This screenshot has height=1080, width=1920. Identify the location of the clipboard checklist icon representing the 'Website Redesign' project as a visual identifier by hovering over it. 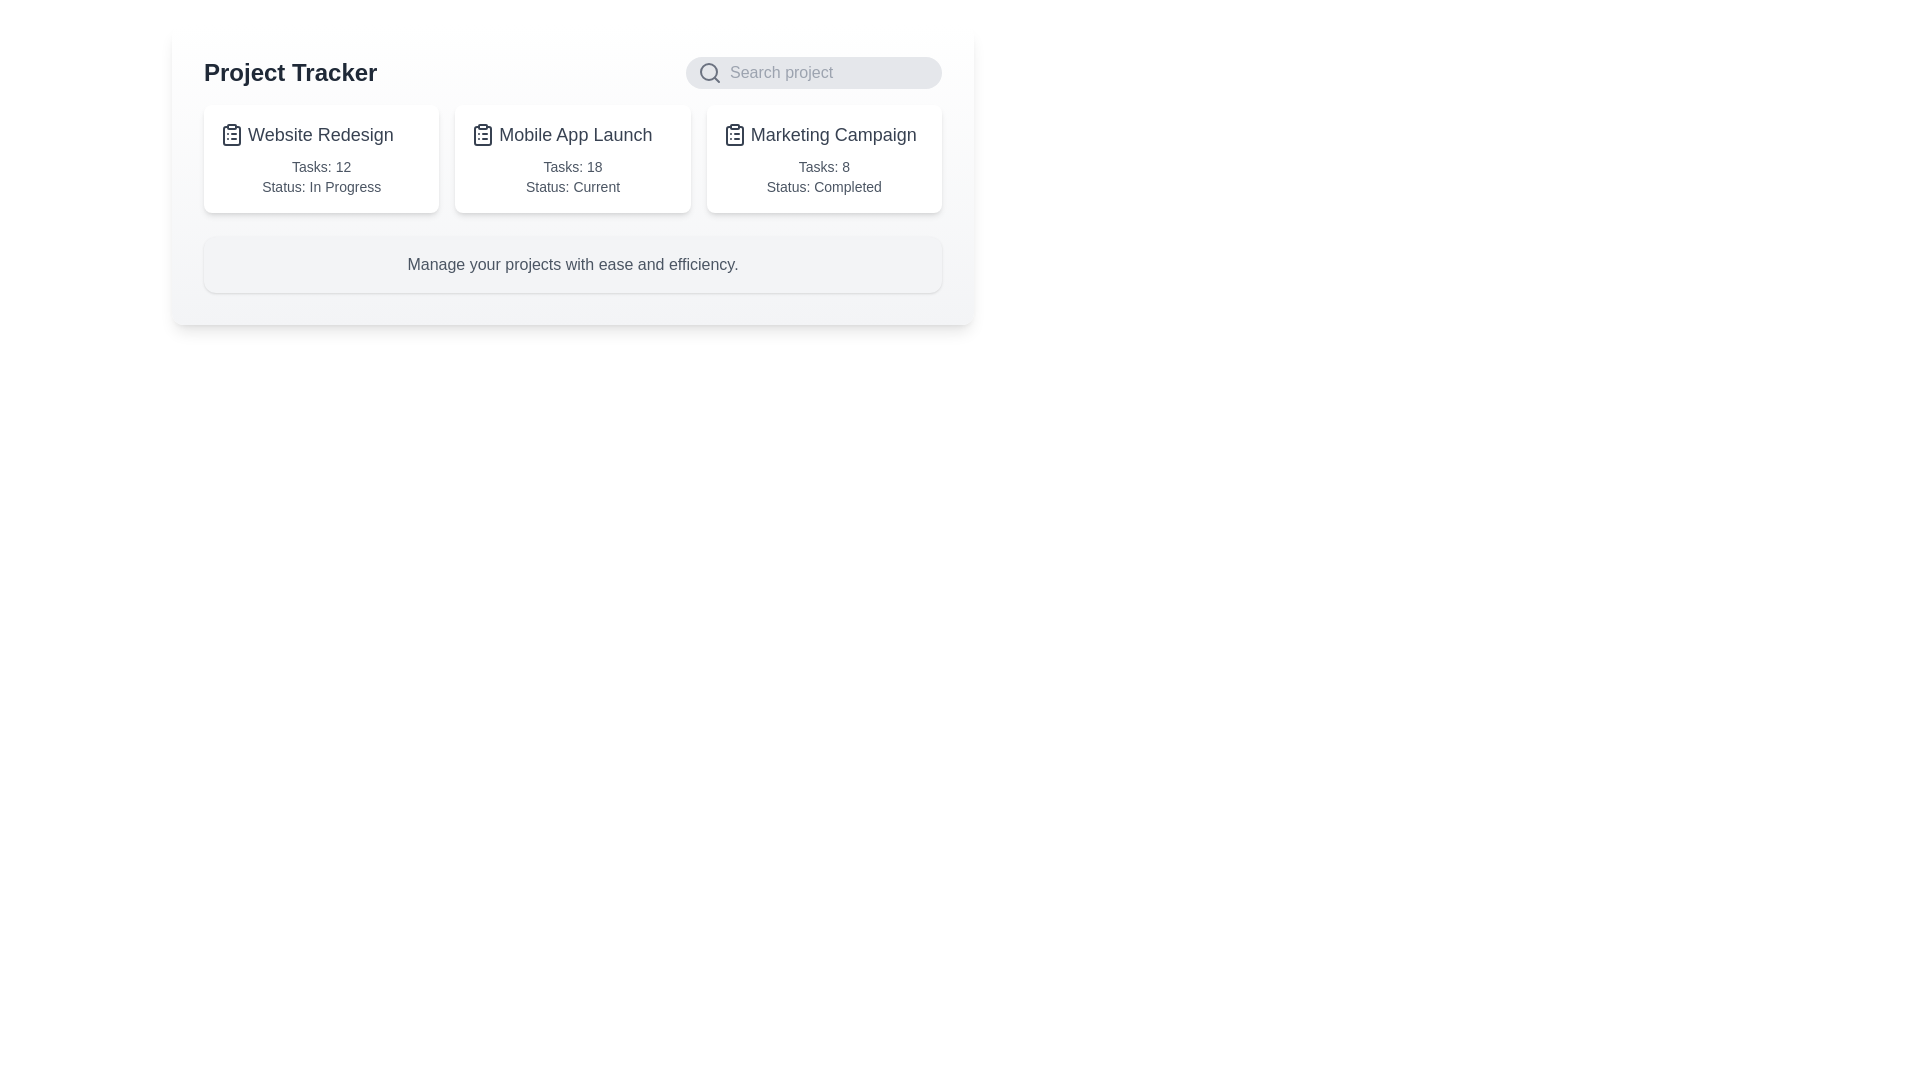
(231, 135).